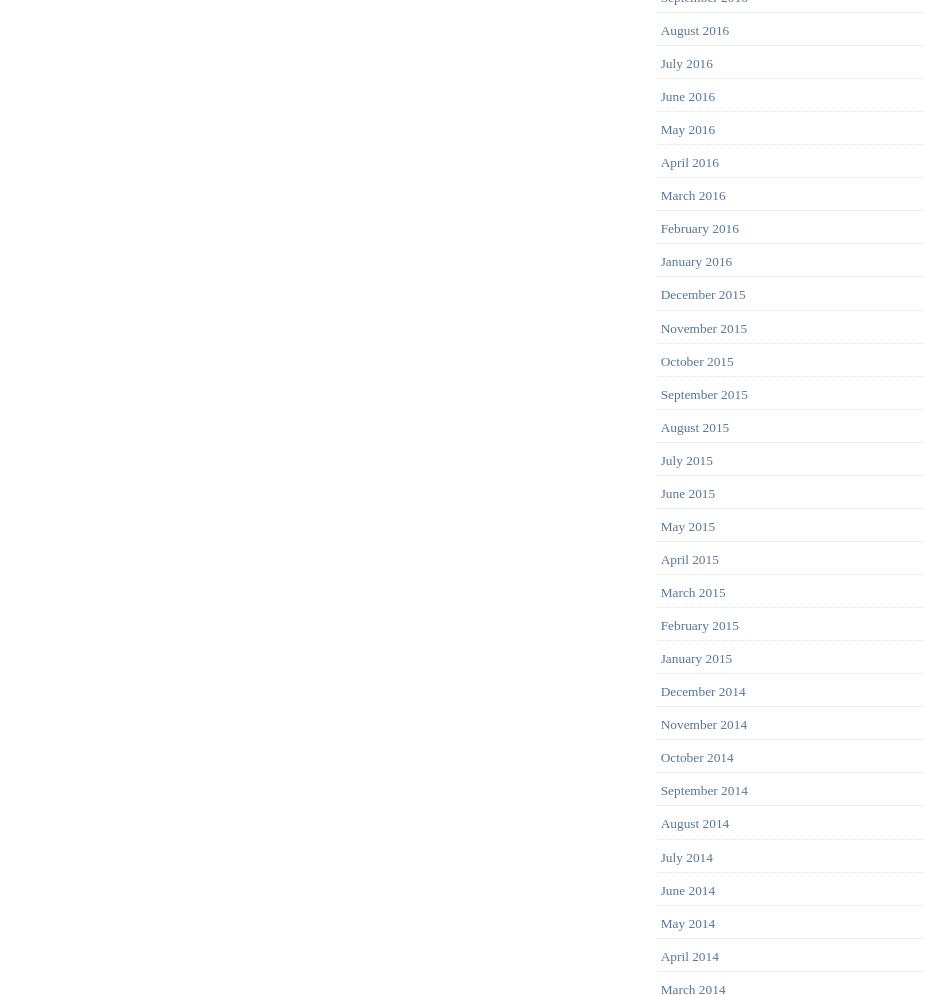 The image size is (935, 995). I want to click on 'May 2016', so click(686, 128).